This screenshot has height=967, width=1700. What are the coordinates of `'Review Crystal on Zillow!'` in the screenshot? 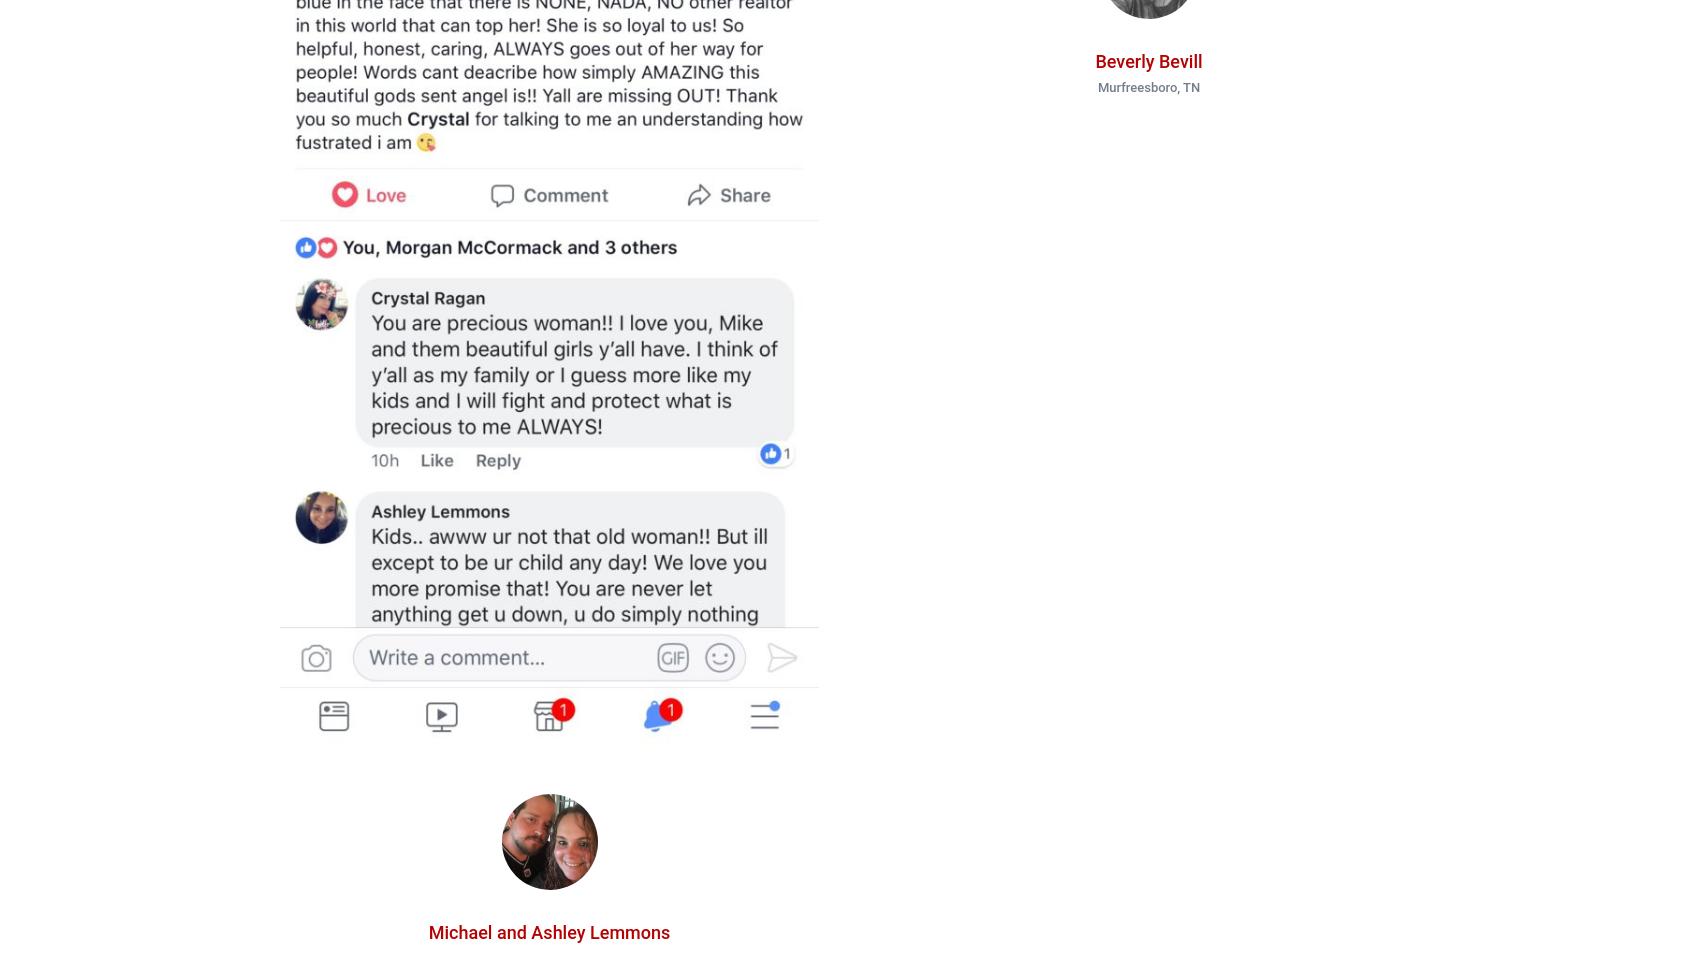 It's located at (608, 160).